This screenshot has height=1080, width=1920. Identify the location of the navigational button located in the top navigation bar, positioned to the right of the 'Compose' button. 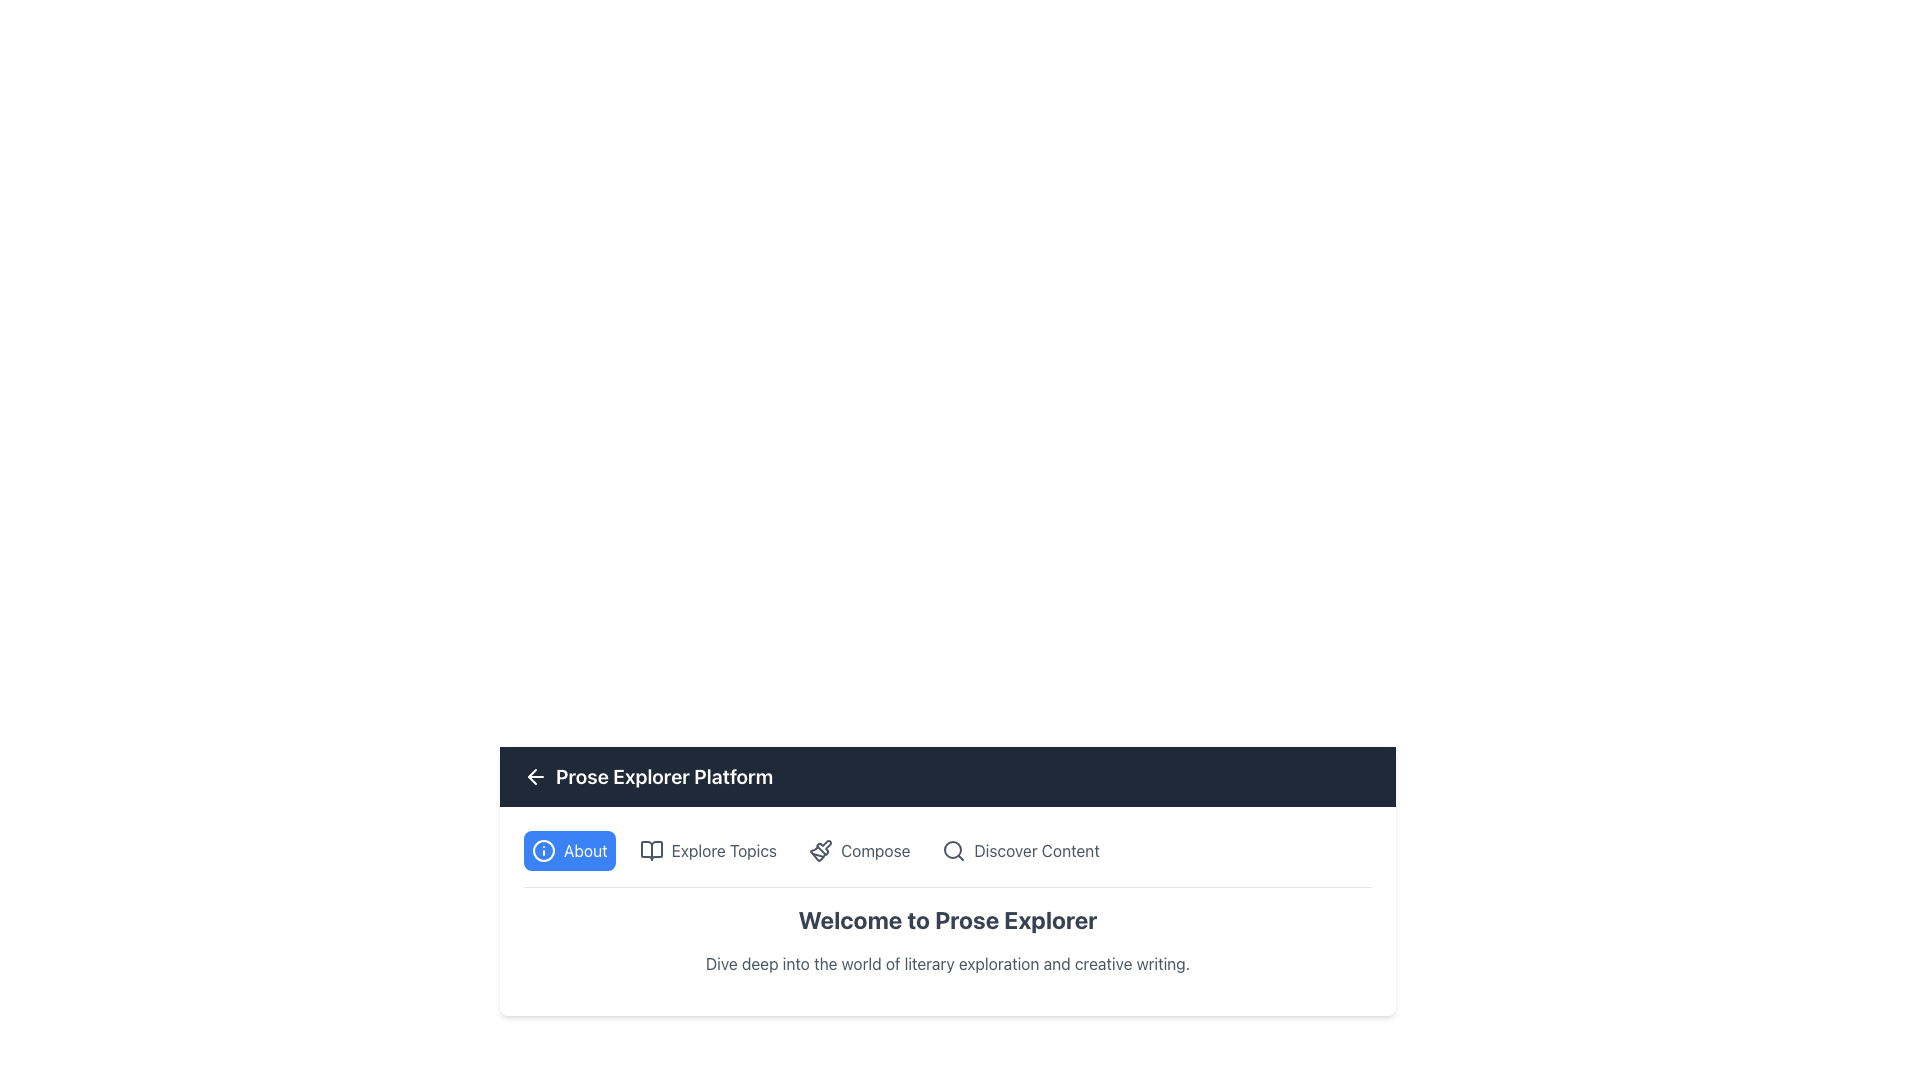
(1021, 851).